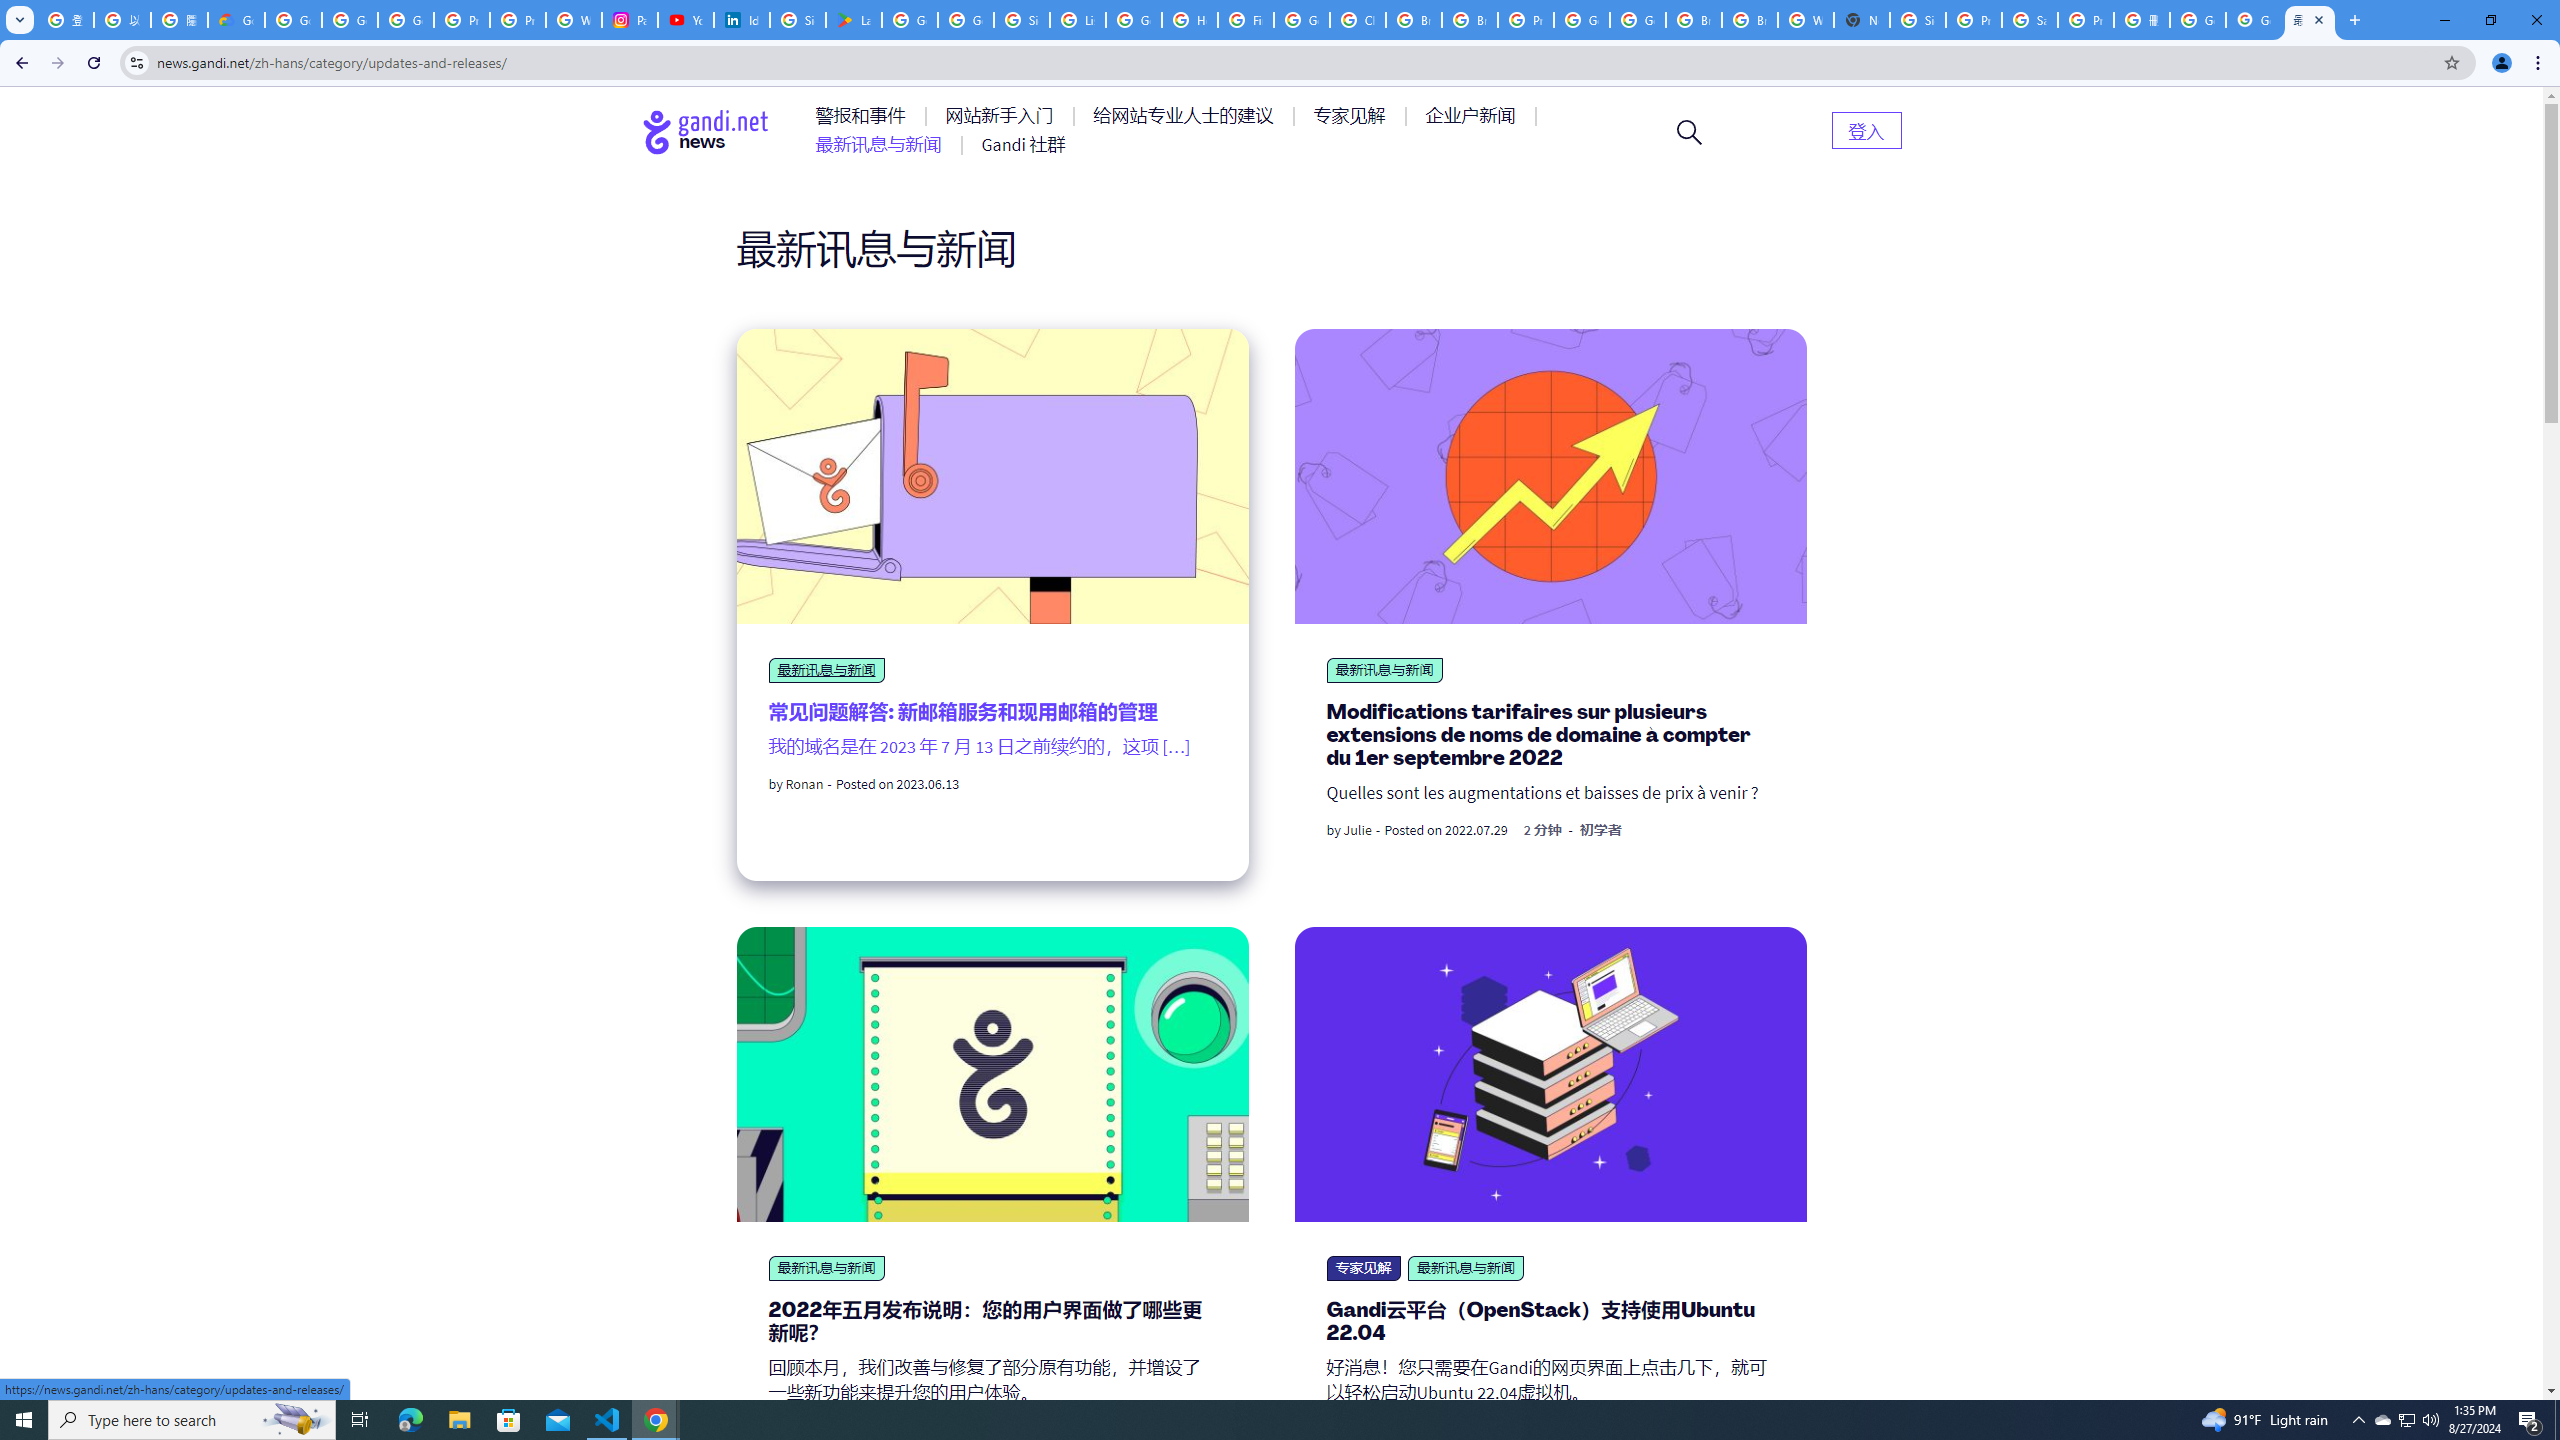  Describe the element at coordinates (1636, 19) in the screenshot. I see `'Google Cloud Platform'` at that location.